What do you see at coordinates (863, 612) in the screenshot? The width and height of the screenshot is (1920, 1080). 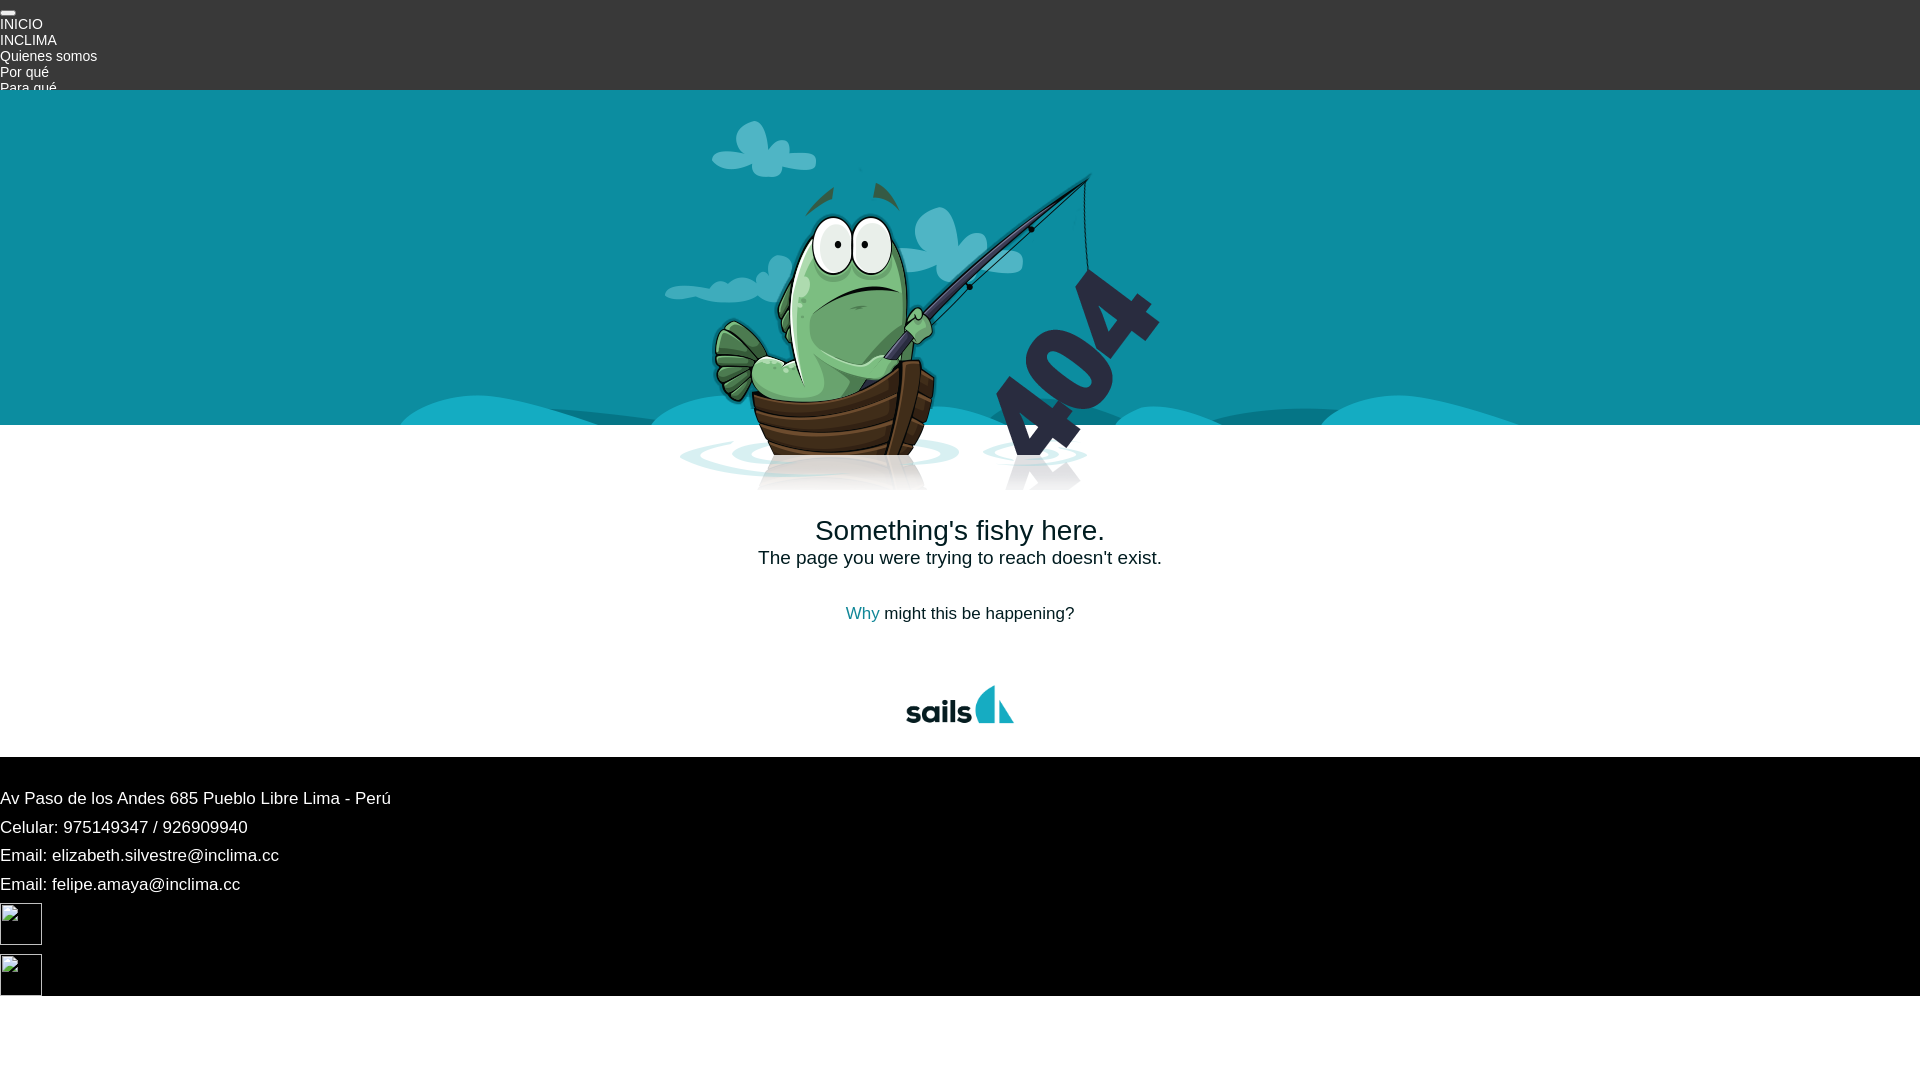 I see `'Why'` at bounding box center [863, 612].